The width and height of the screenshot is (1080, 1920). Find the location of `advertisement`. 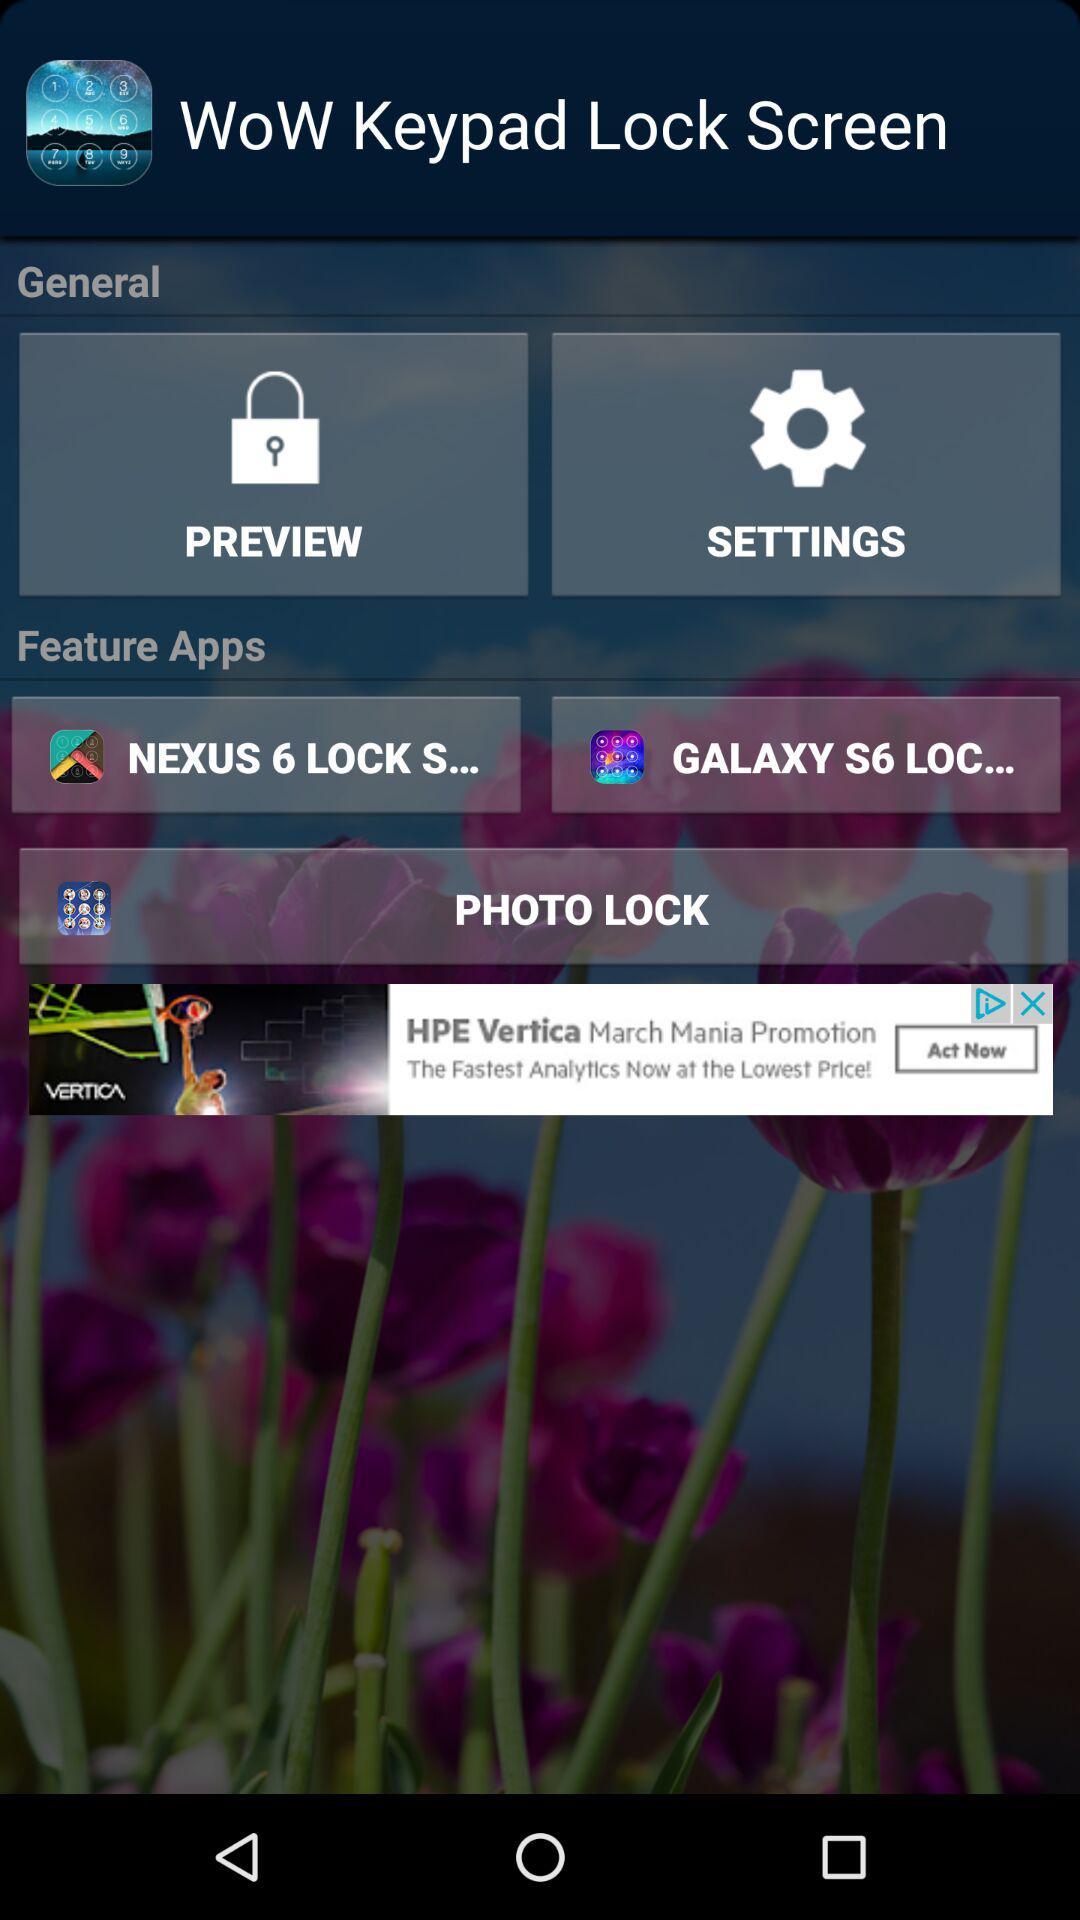

advertisement is located at coordinates (540, 1048).